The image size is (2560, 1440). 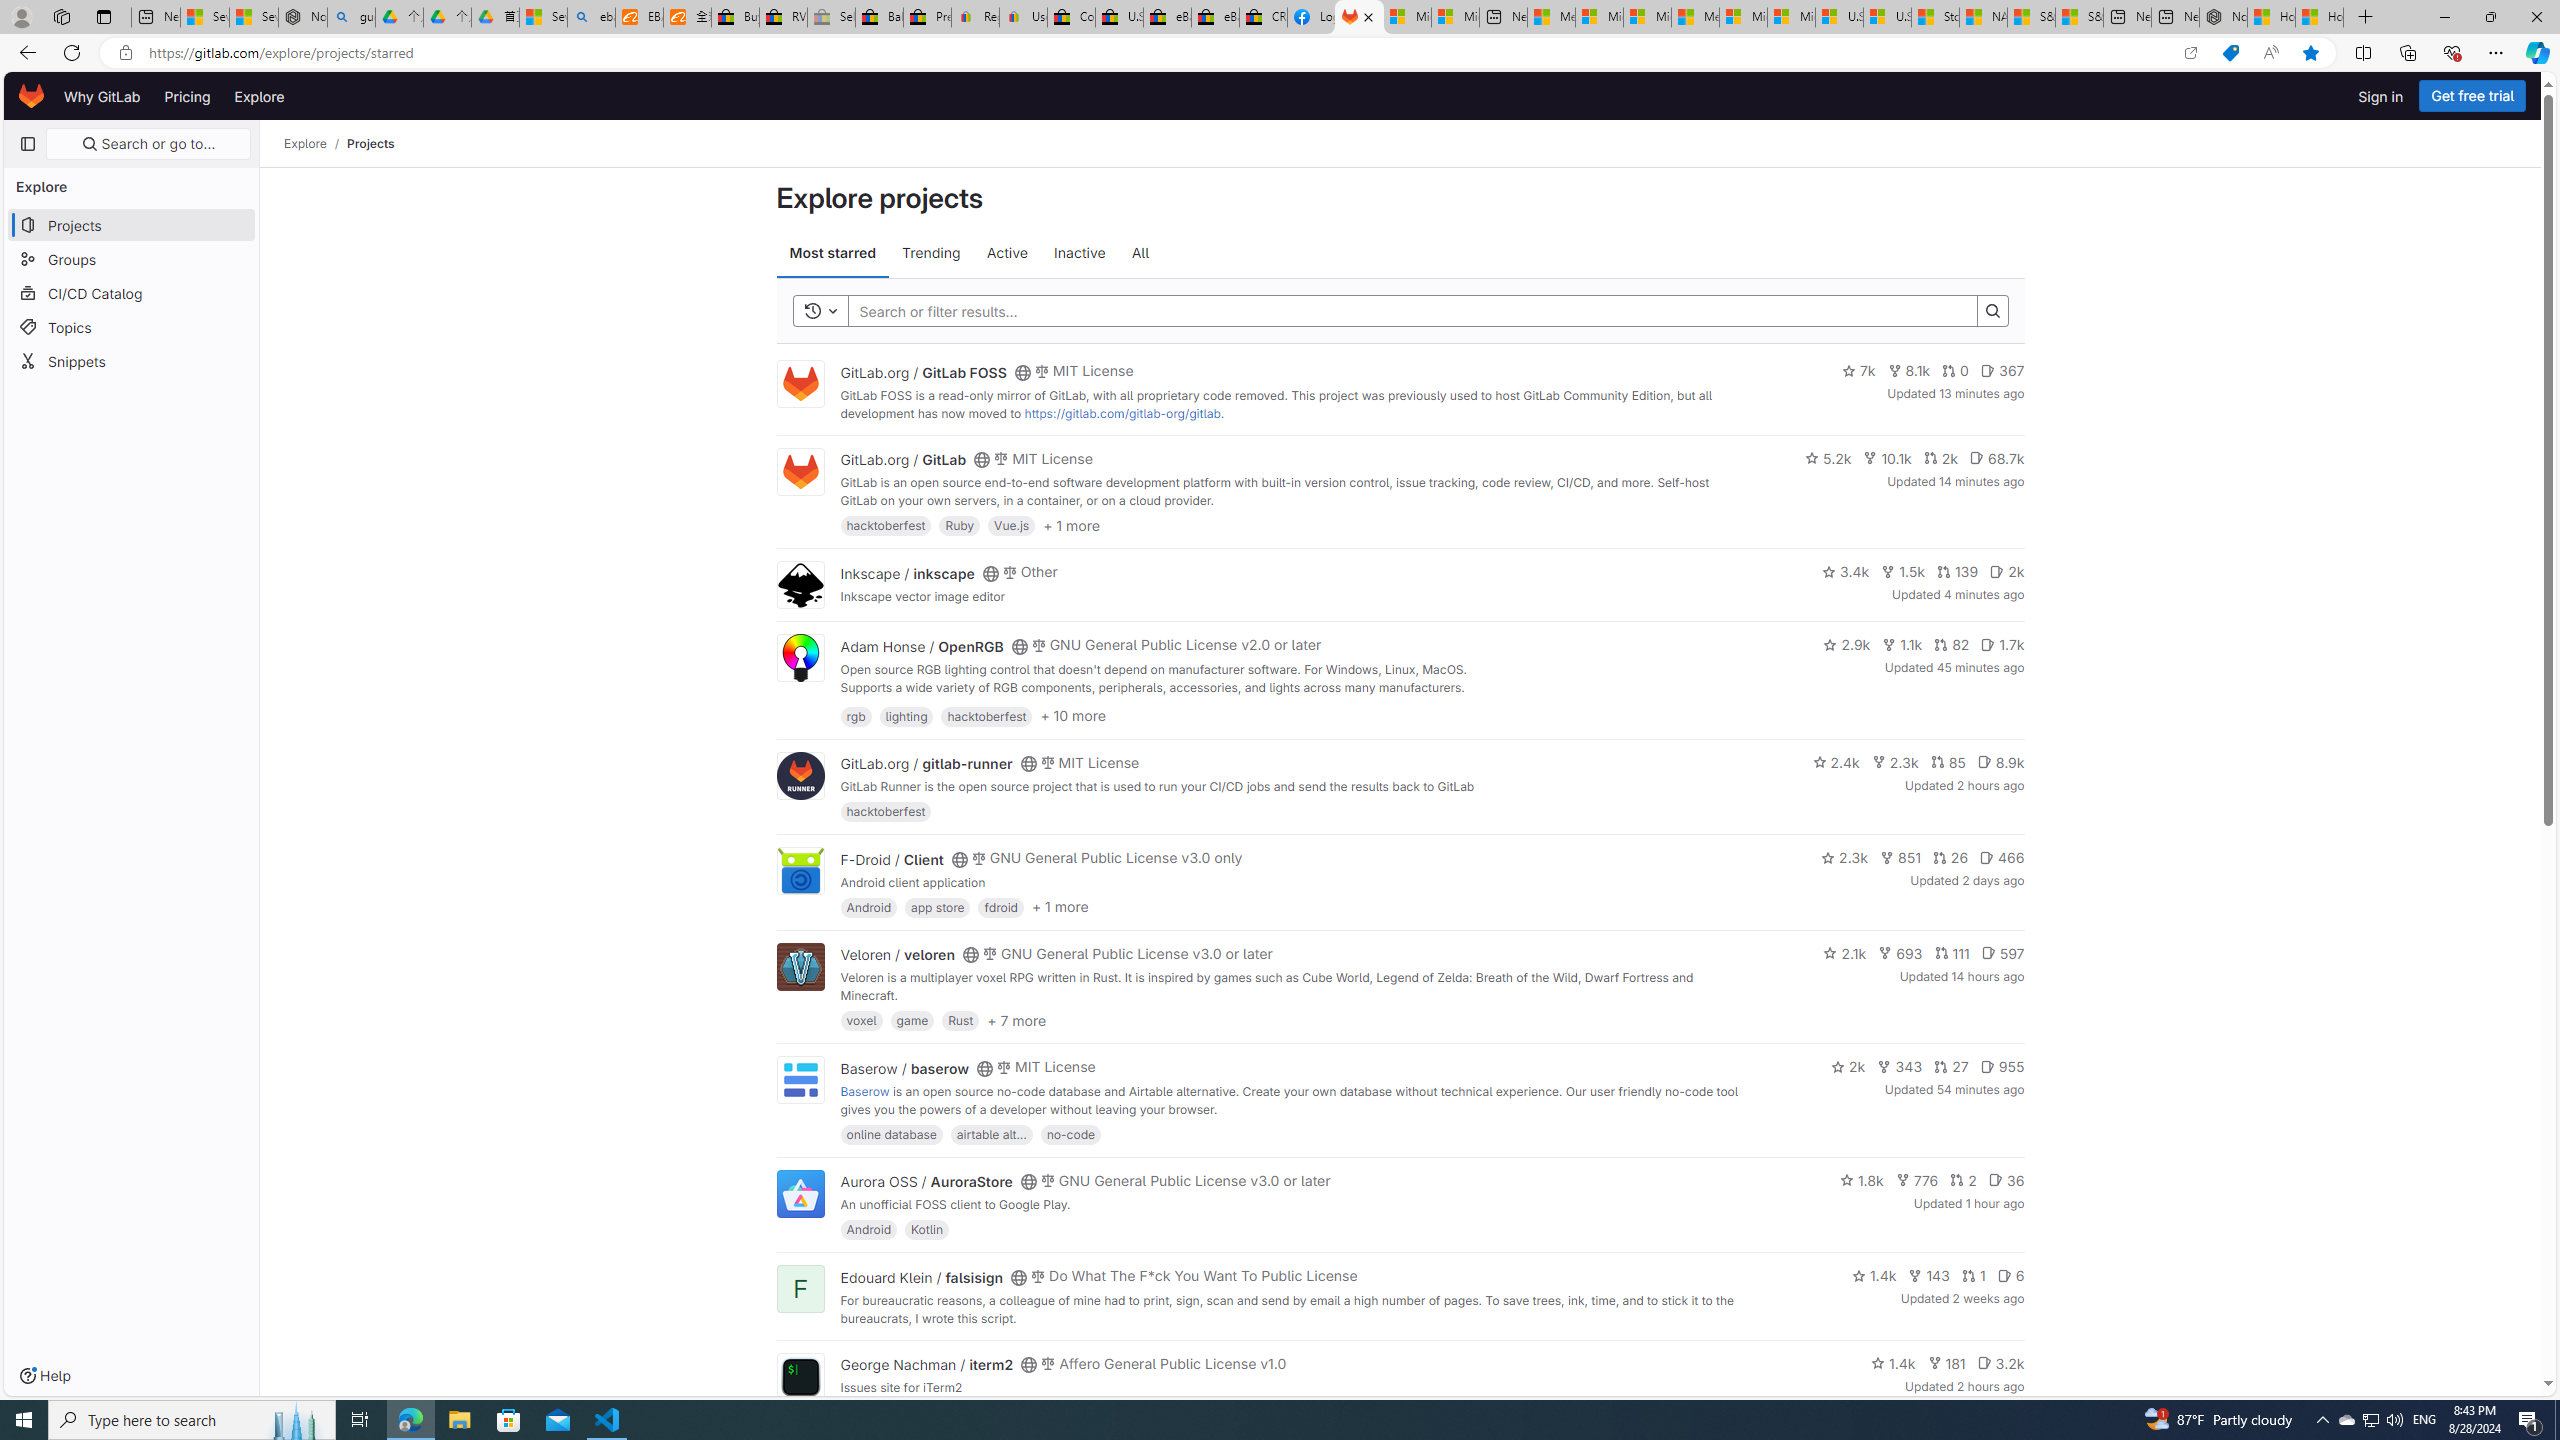 What do you see at coordinates (1997, 456) in the screenshot?
I see `'68.7k'` at bounding box center [1997, 456].